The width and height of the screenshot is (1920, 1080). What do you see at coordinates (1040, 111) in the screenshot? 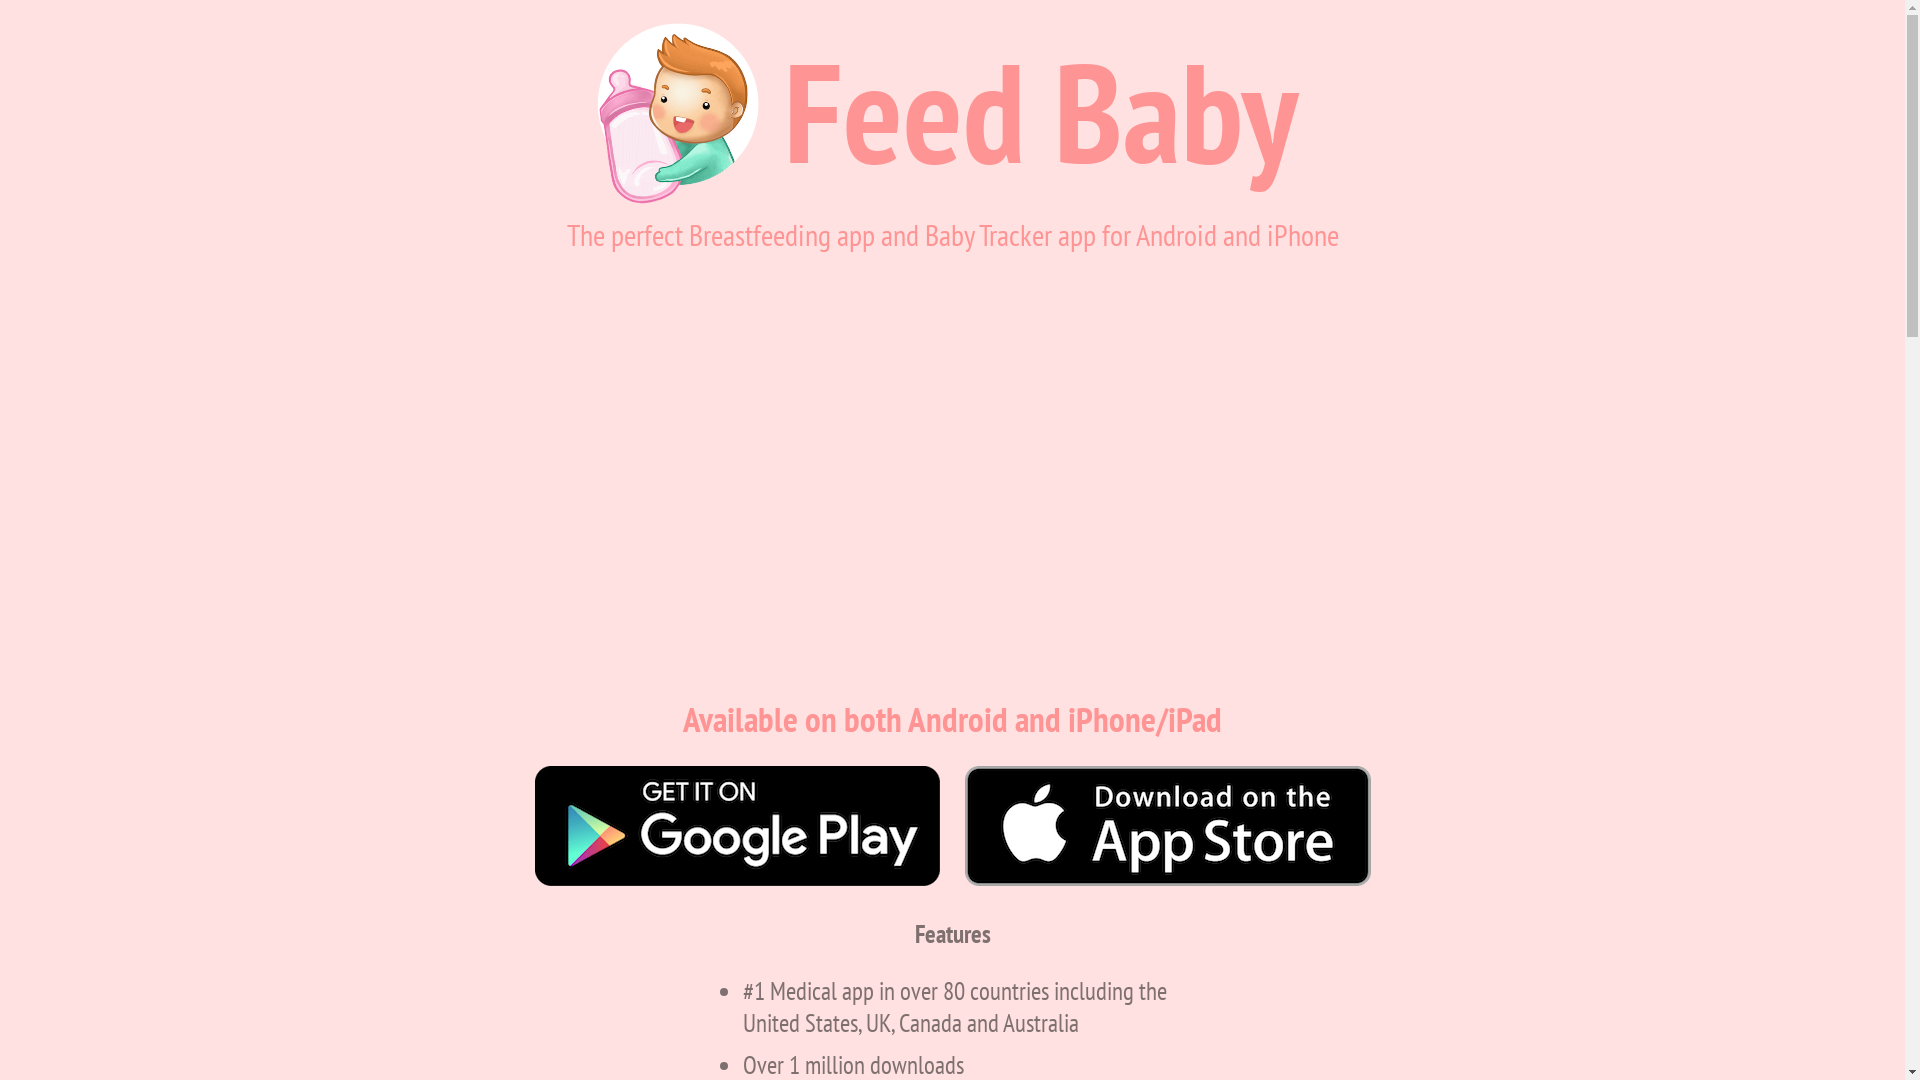
I see `'Feed Baby'` at bounding box center [1040, 111].